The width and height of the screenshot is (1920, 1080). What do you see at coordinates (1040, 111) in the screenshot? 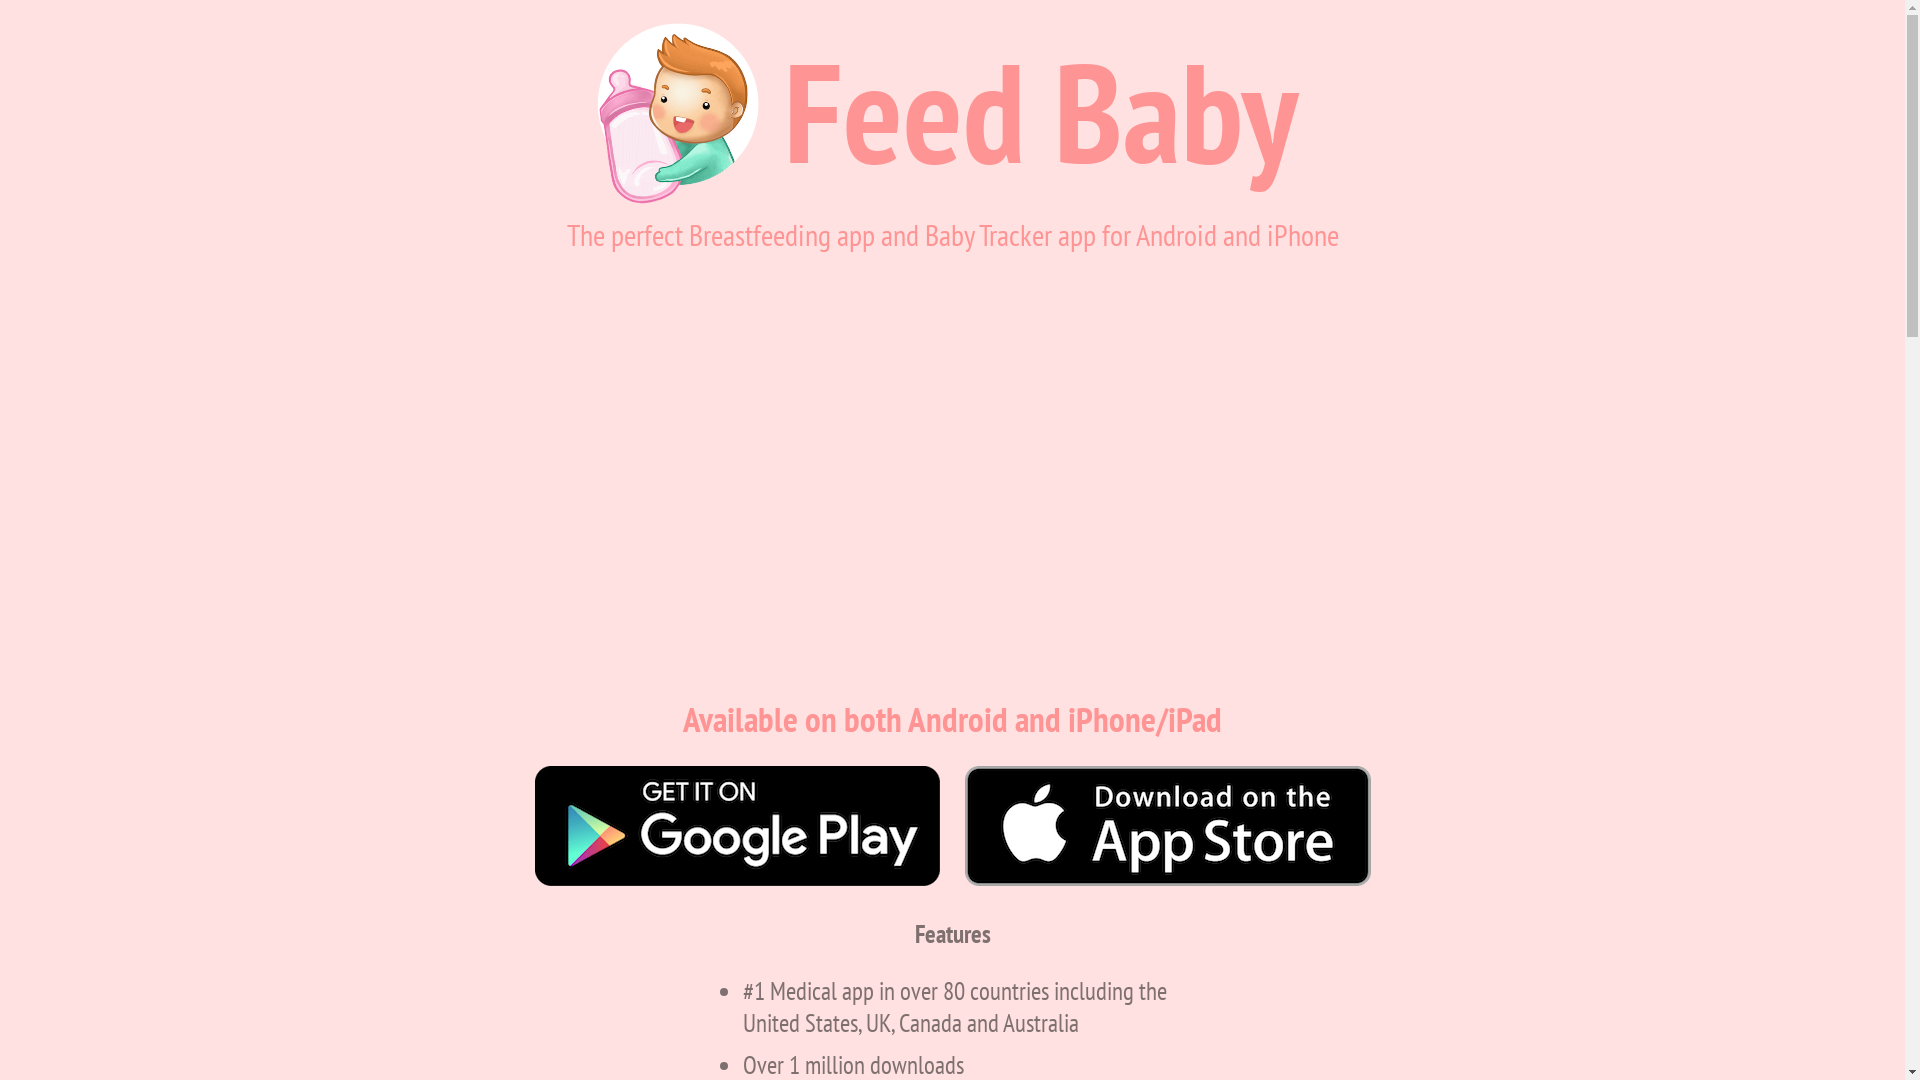
I see `'Feed Baby'` at bounding box center [1040, 111].